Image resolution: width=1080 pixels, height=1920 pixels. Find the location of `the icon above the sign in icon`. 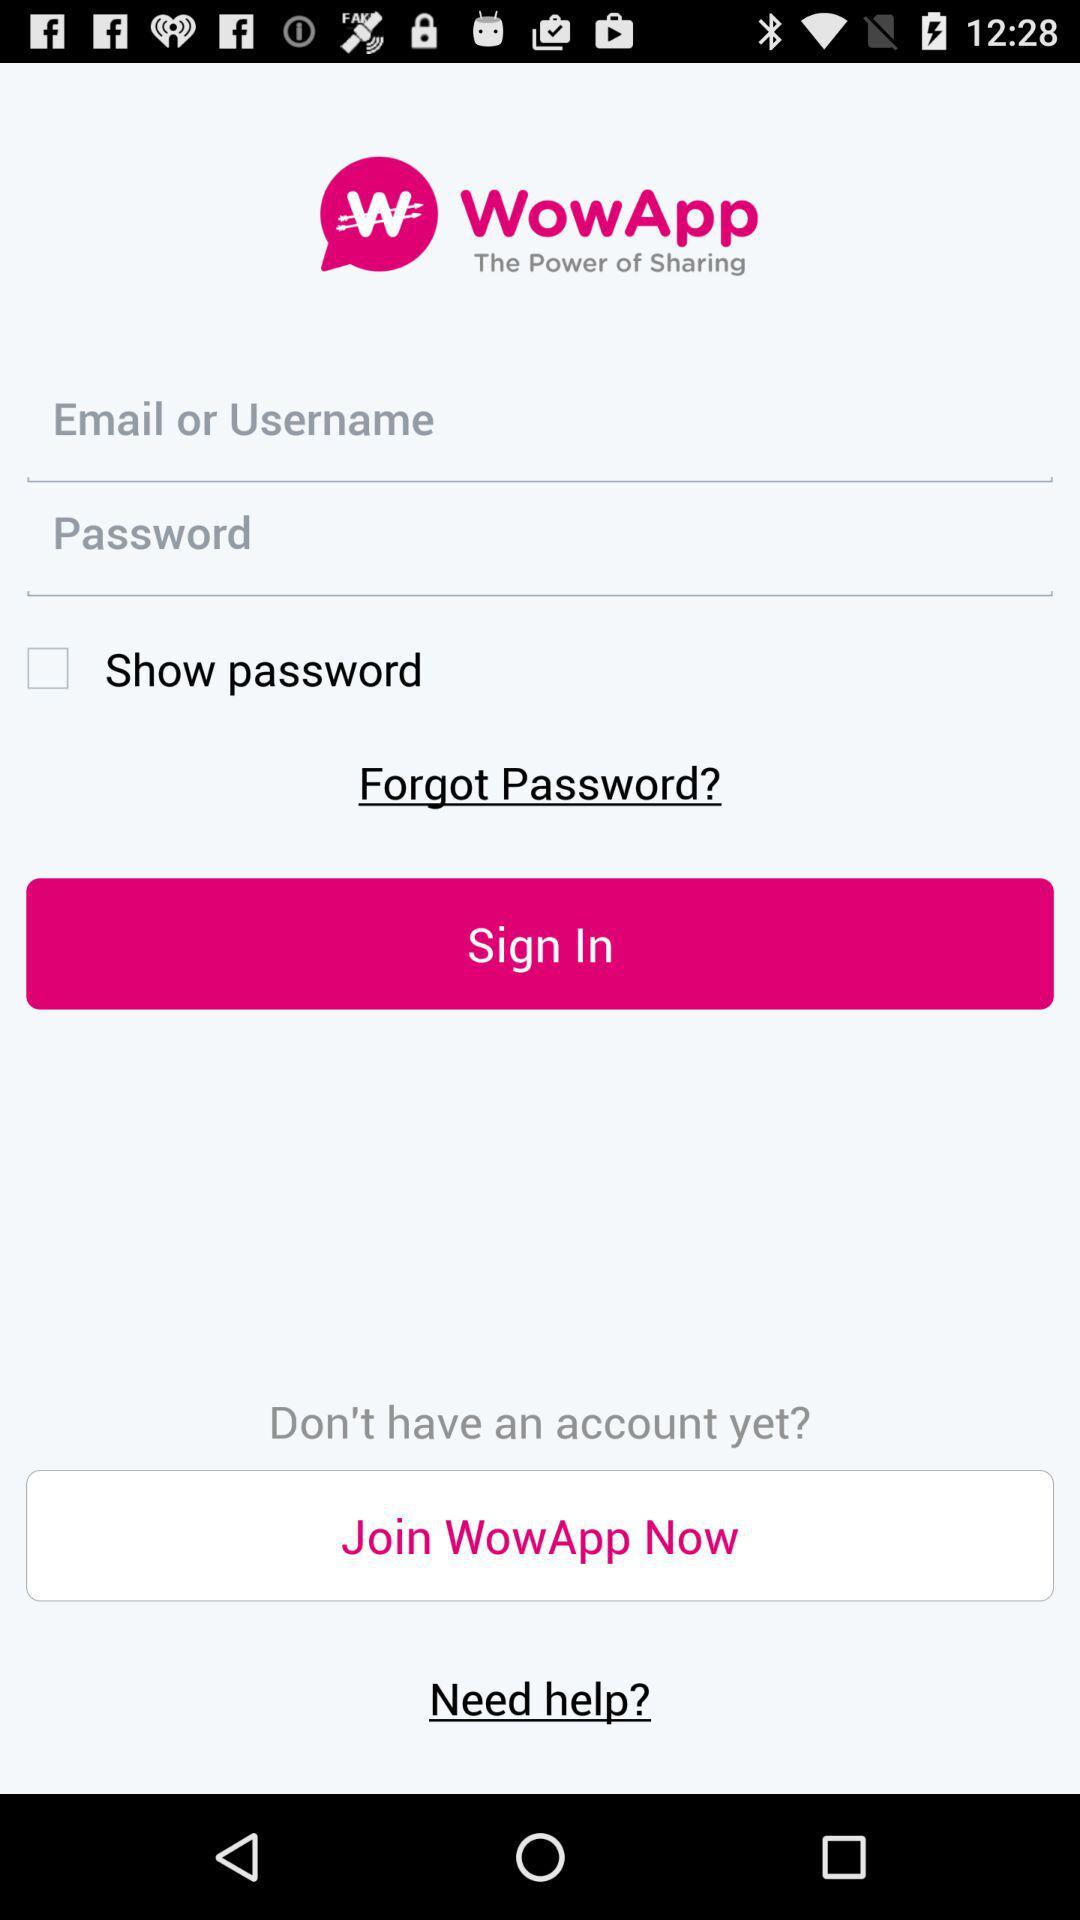

the icon above the sign in icon is located at coordinates (540, 780).